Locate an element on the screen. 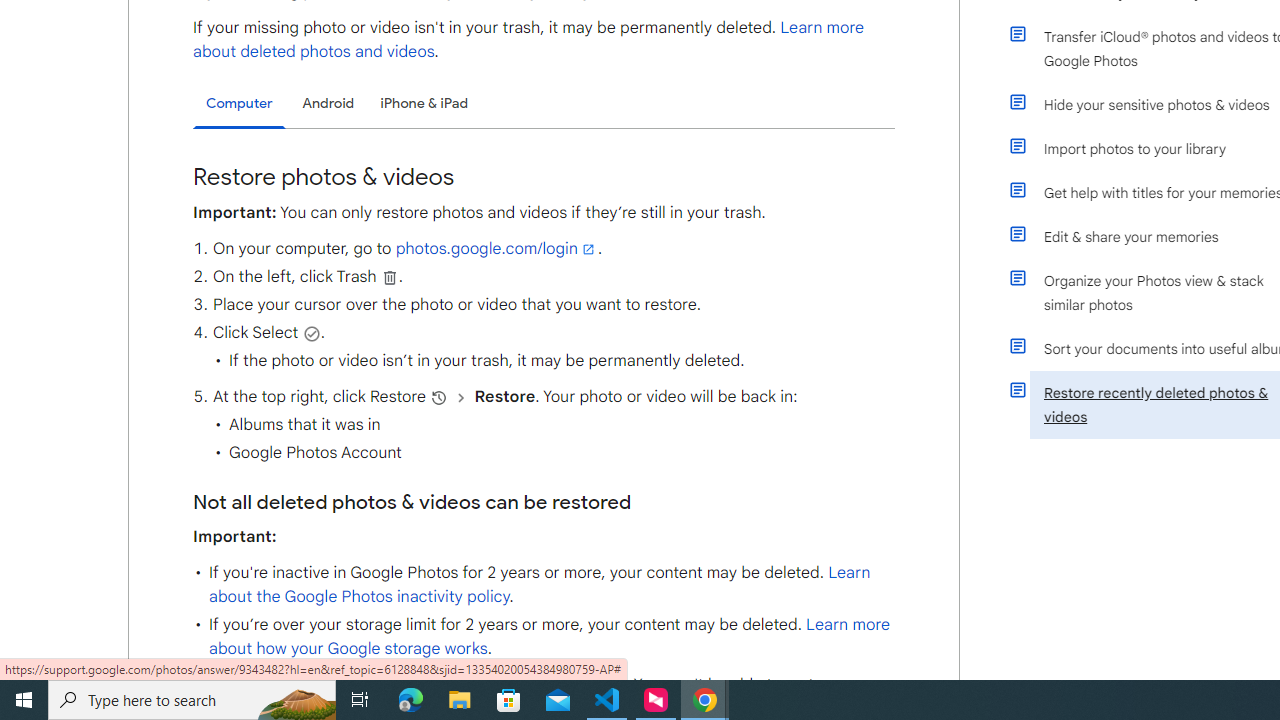  'iPhone & iPad' is located at coordinates (423, 103).